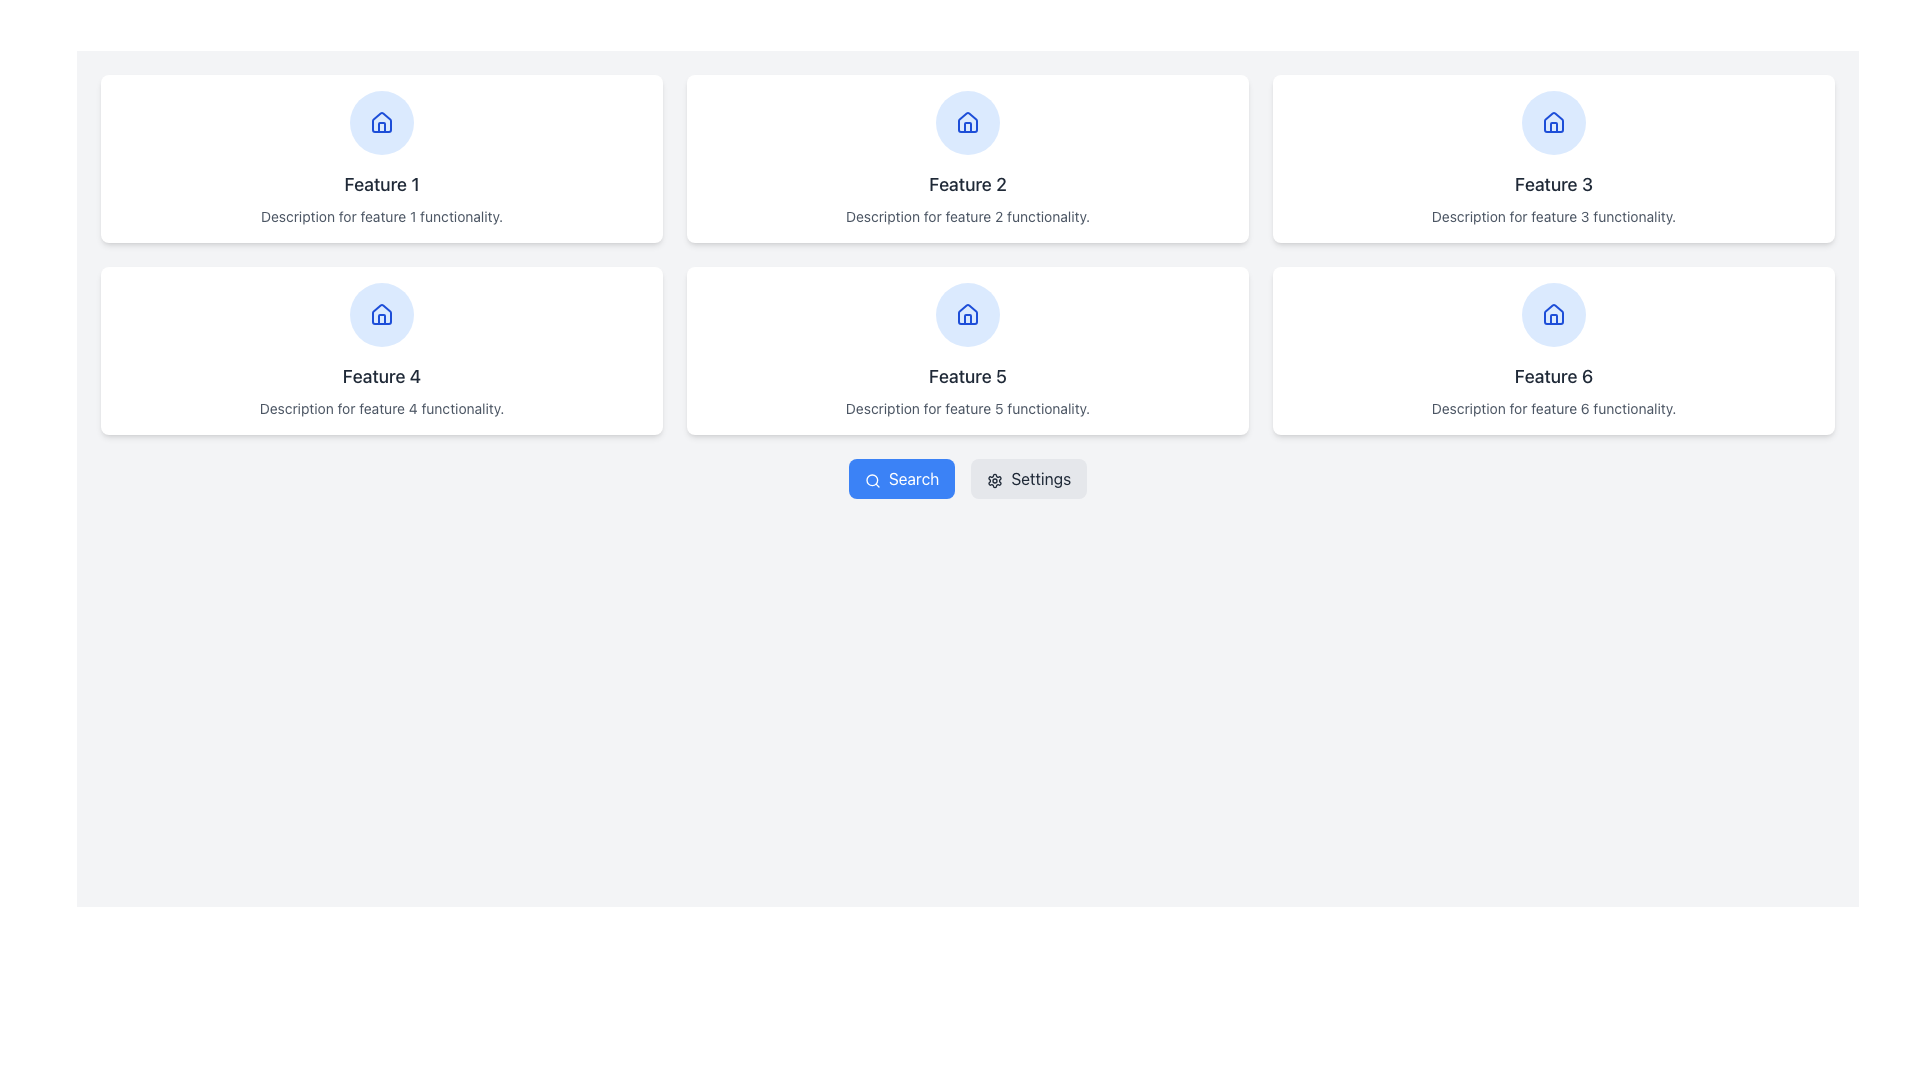 This screenshot has height=1080, width=1920. I want to click on the circular icon with a light blue background and a blue home symbol located at the top center of the panel labeled 'Feature 4', so click(382, 315).